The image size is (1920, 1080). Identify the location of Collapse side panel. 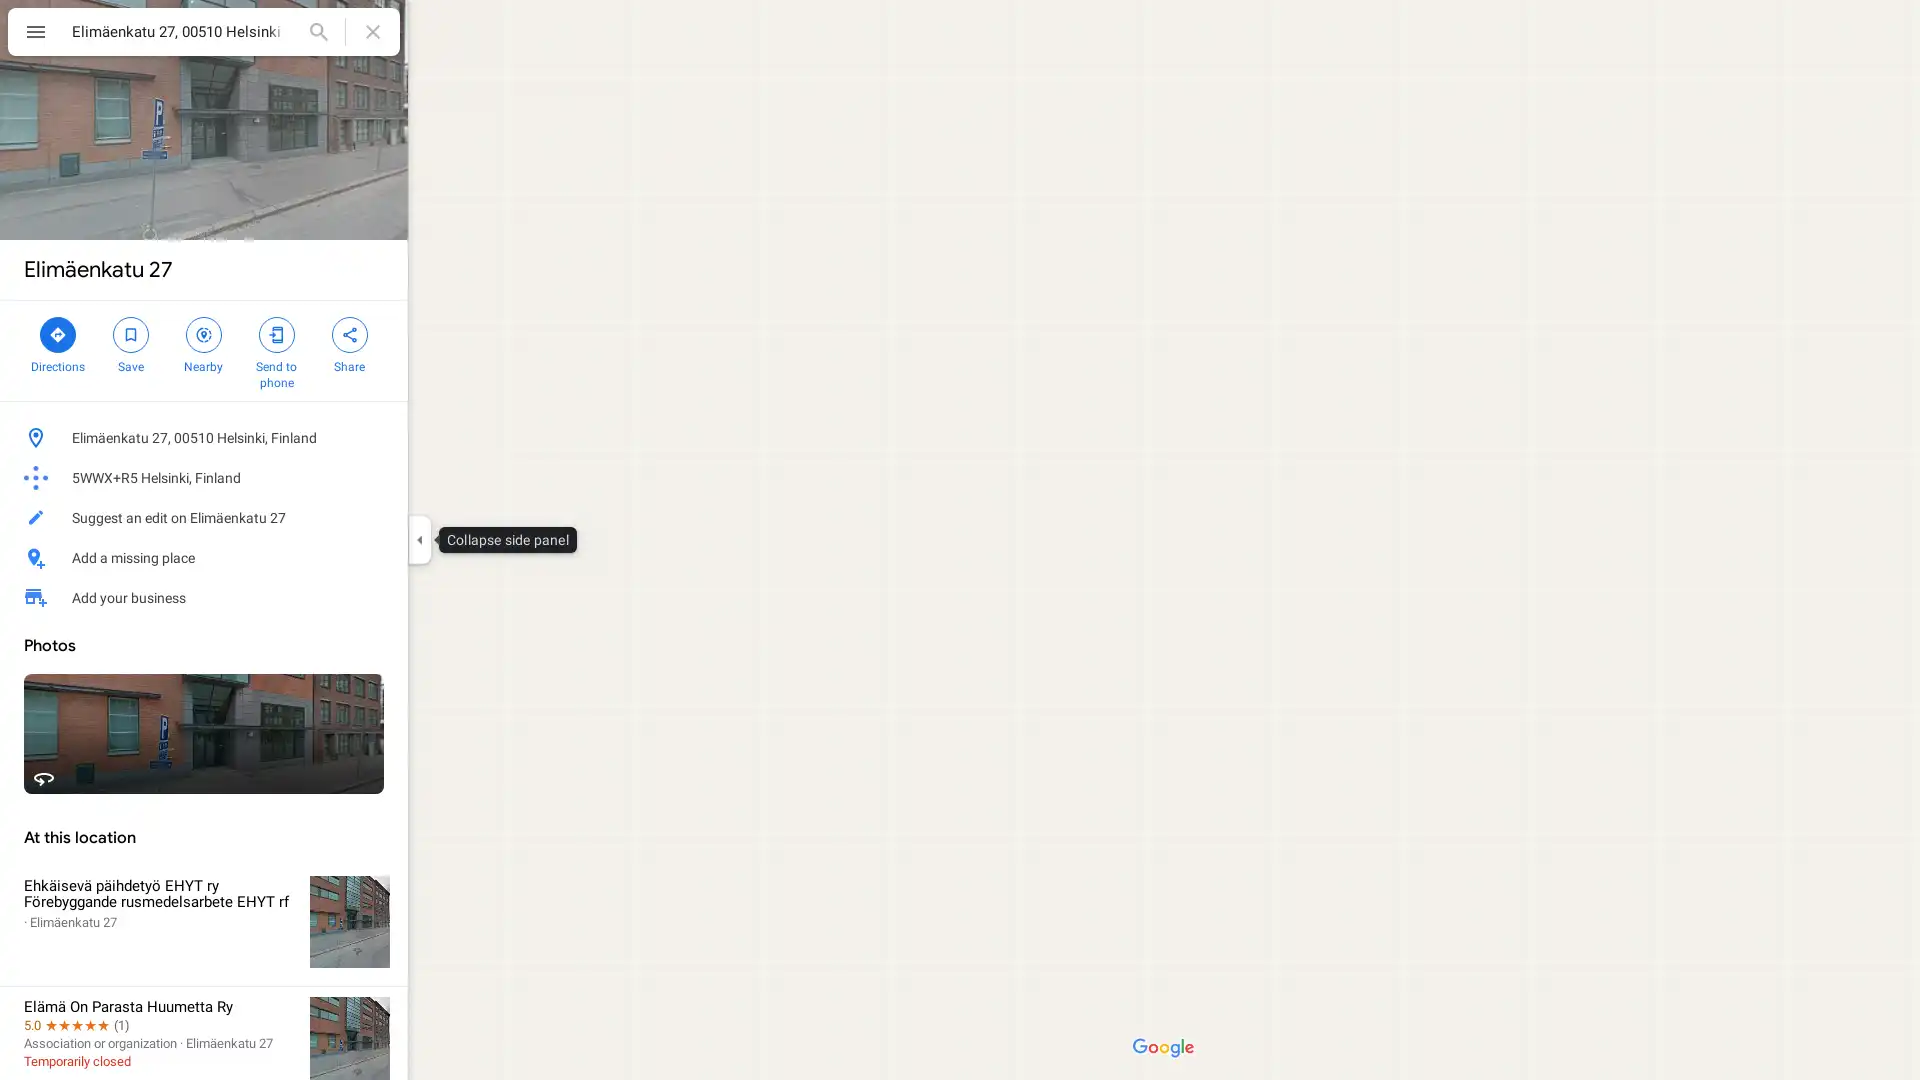
(418, 540).